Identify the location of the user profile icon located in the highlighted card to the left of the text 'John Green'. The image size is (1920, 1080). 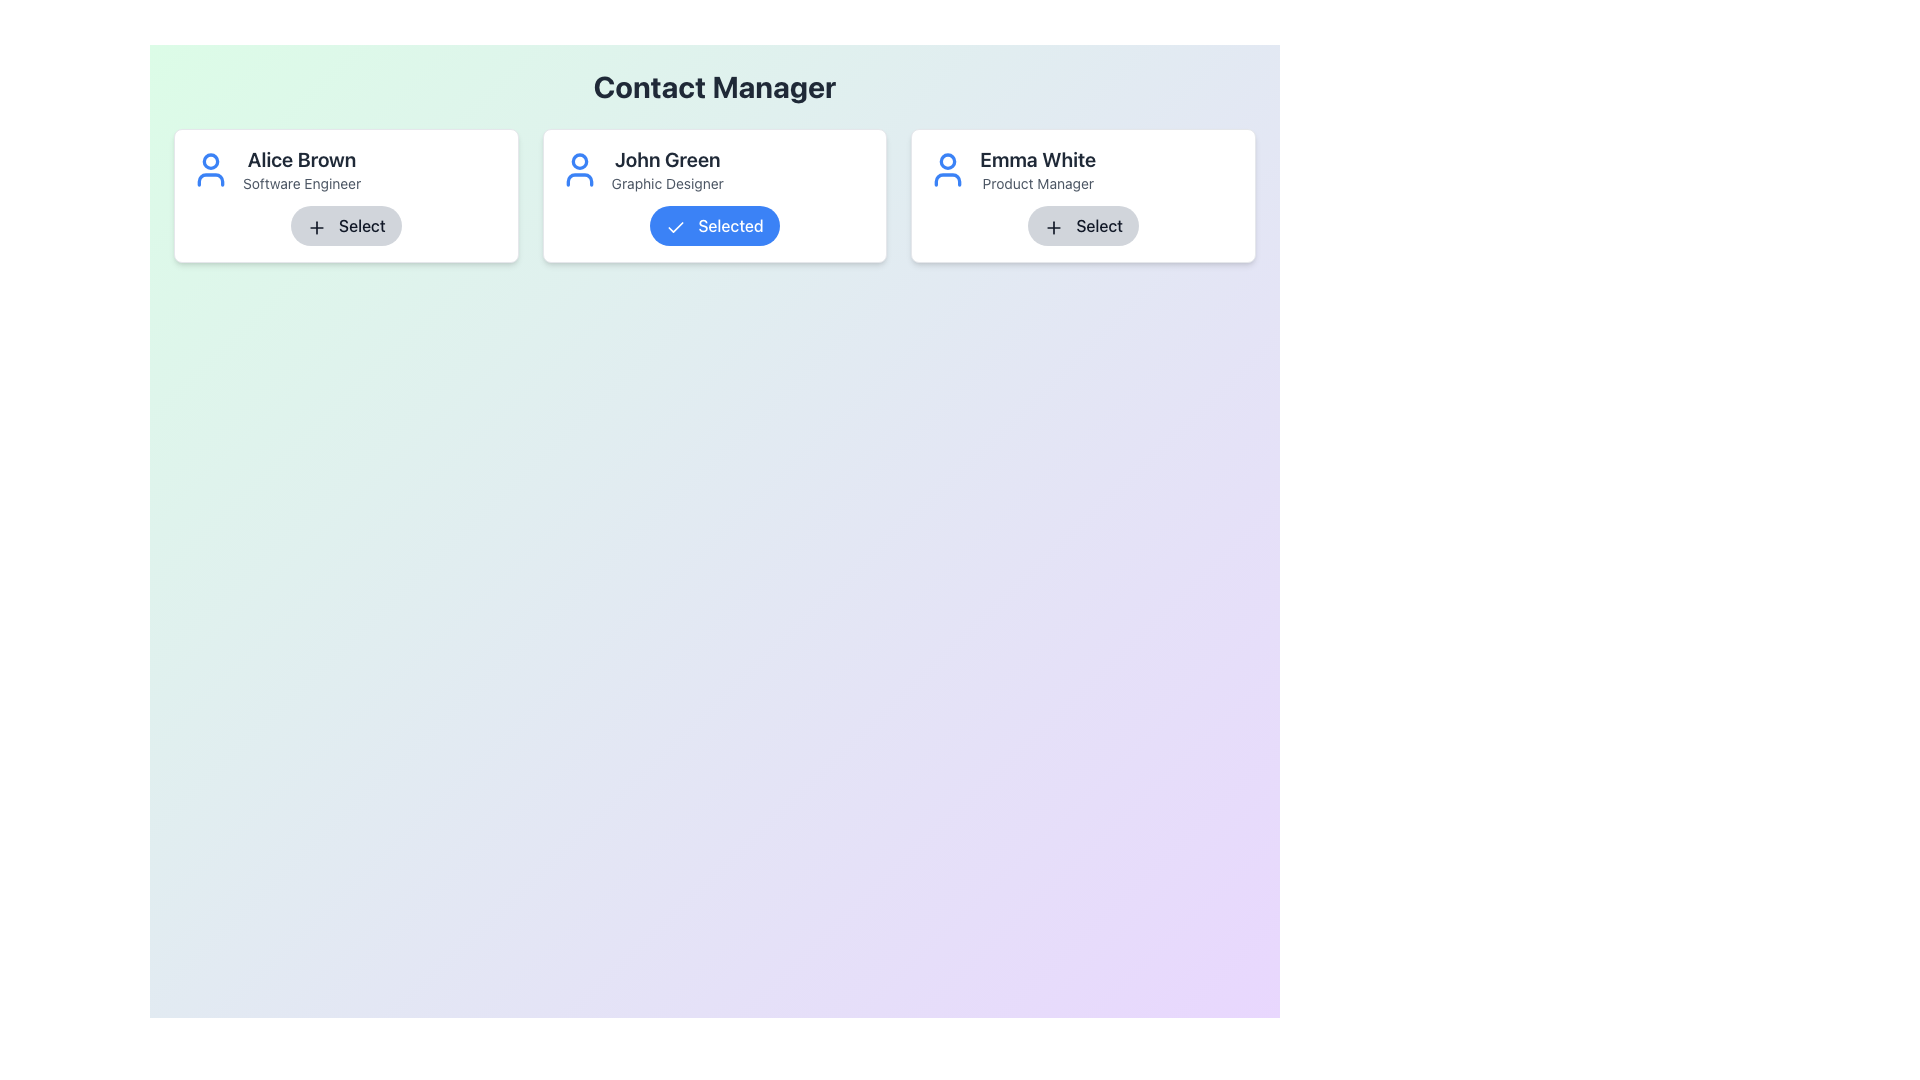
(578, 168).